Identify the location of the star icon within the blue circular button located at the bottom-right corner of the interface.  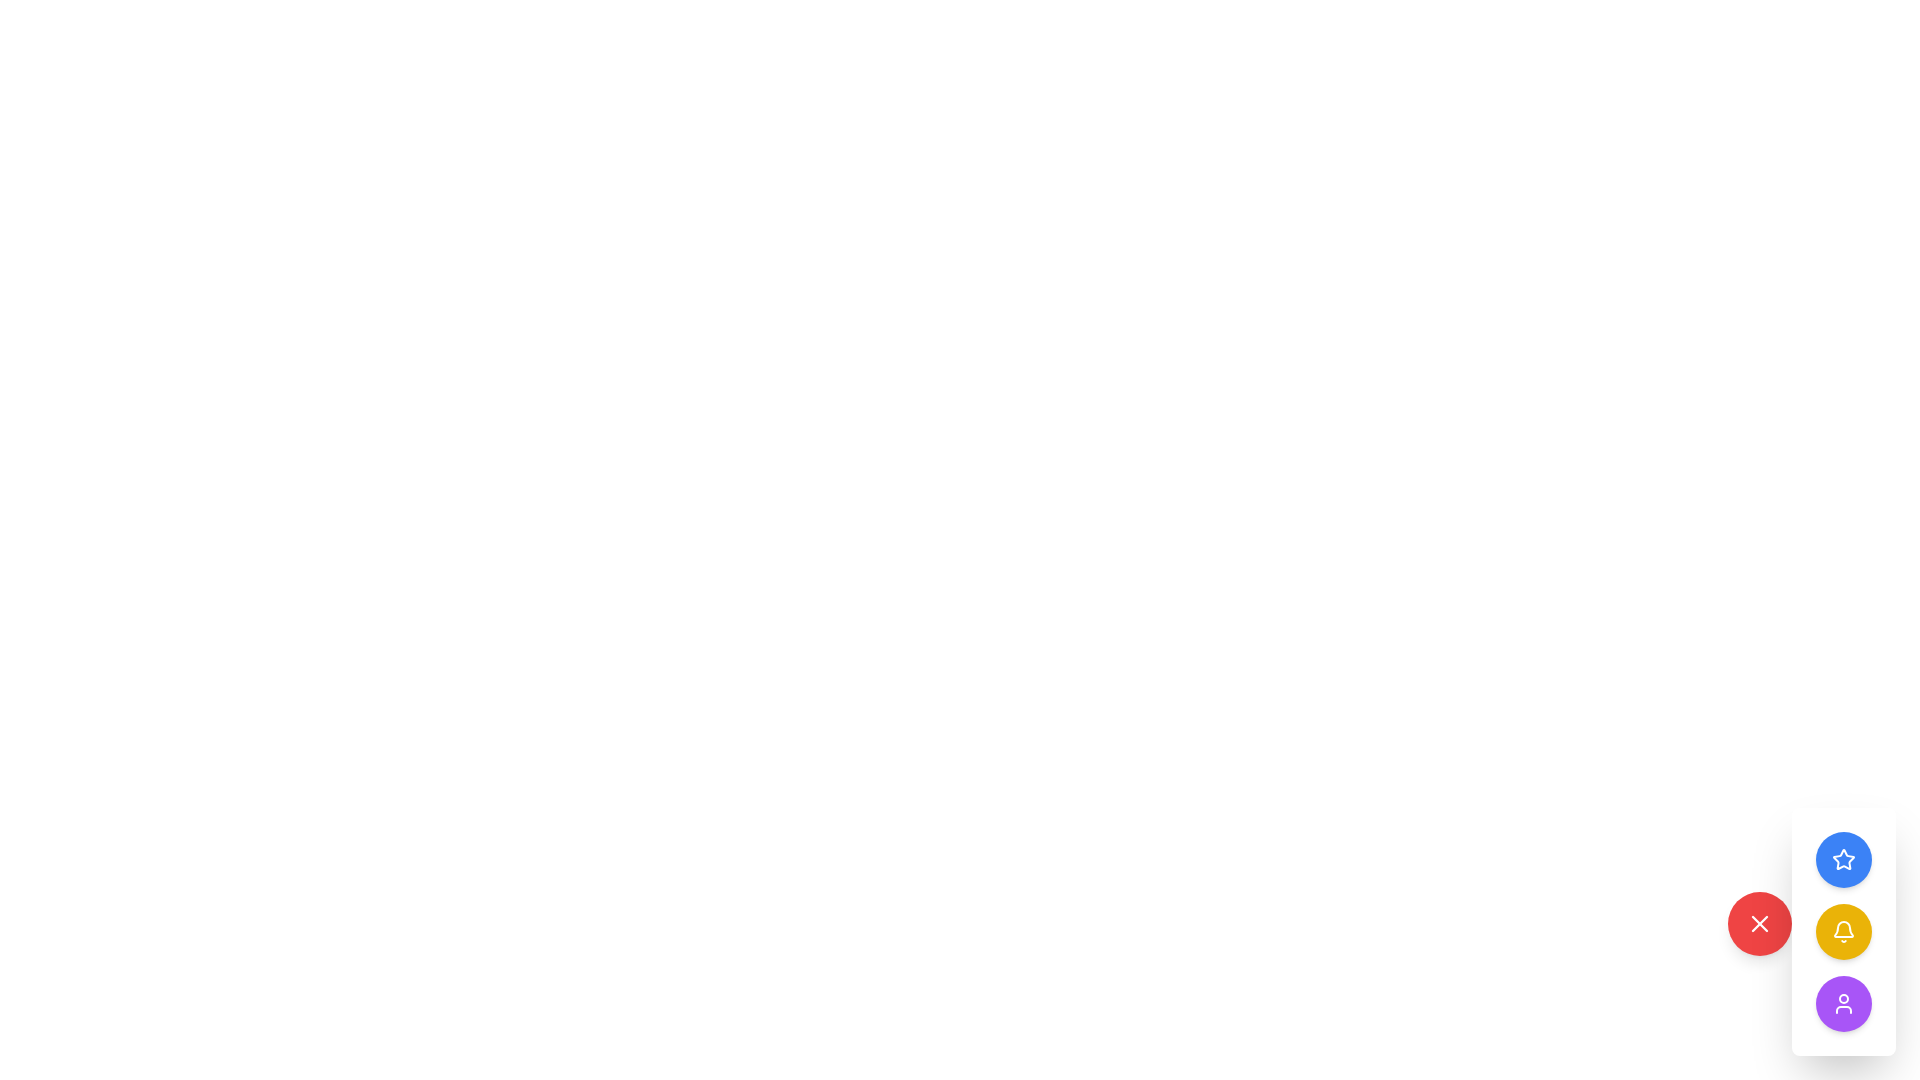
(1842, 859).